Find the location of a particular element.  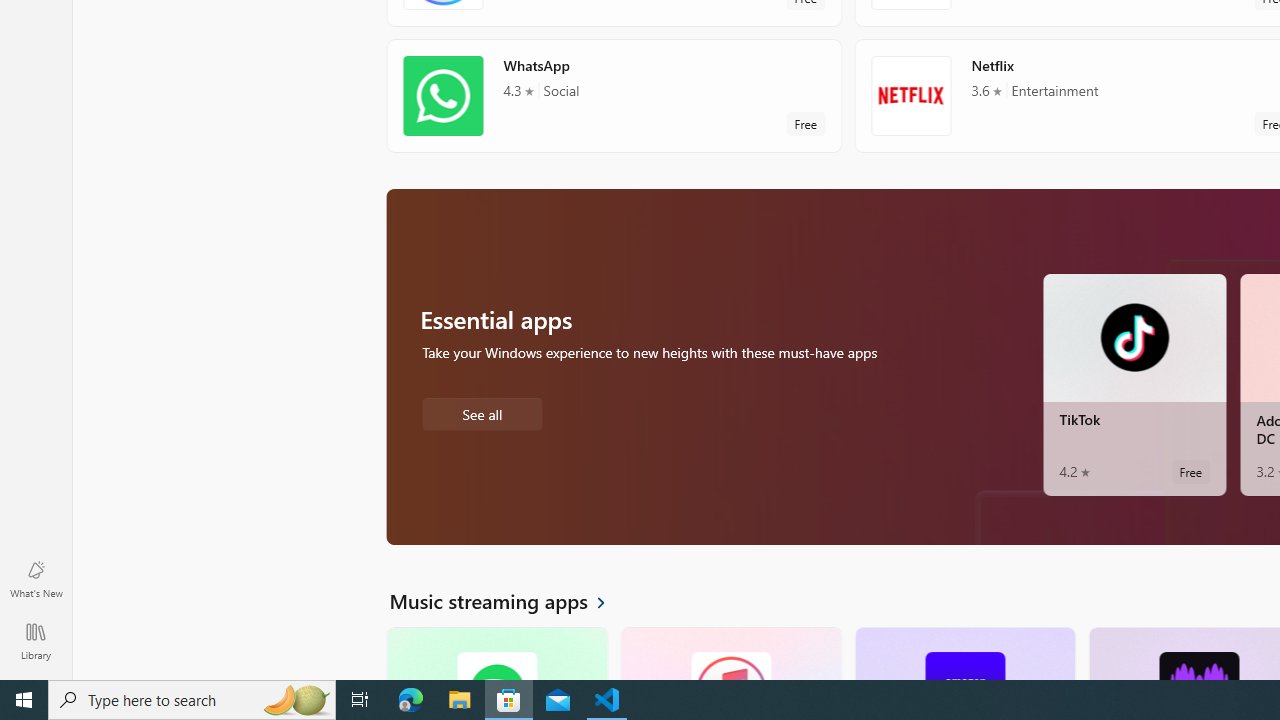

'See all  Music streaming apps' is located at coordinates (509, 599).